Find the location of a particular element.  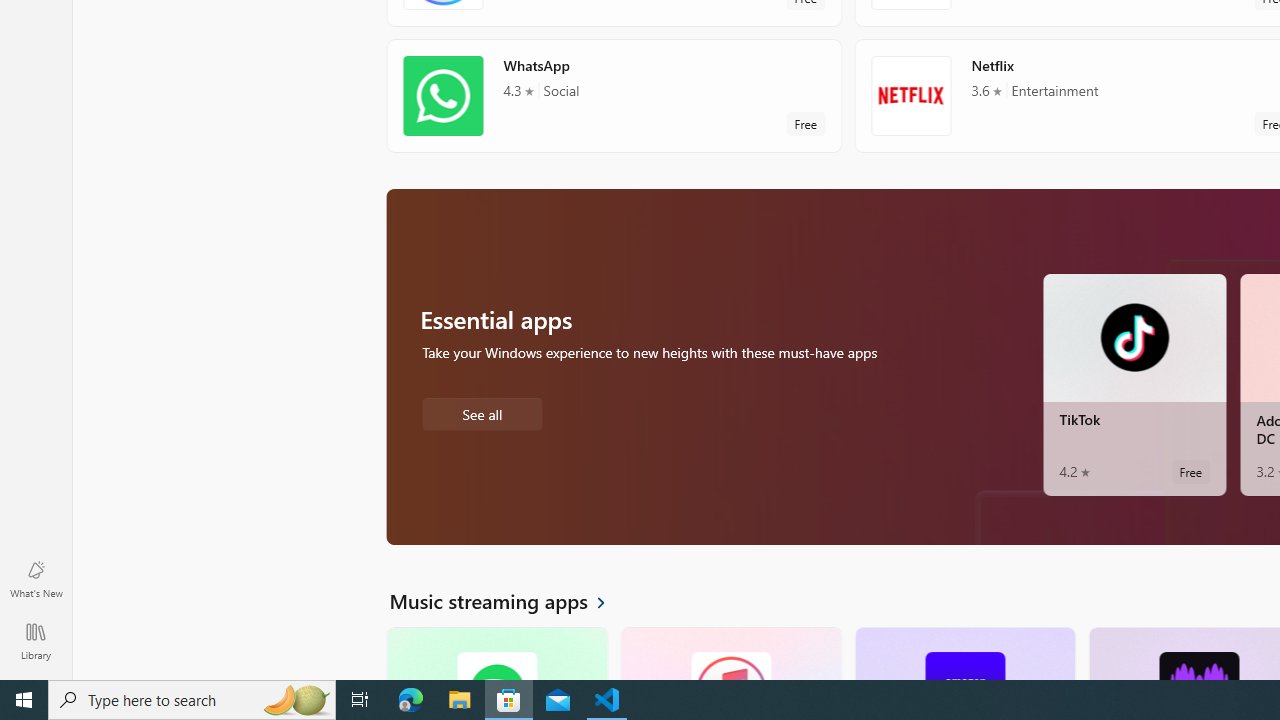

'See all  Music streaming apps' is located at coordinates (509, 599).